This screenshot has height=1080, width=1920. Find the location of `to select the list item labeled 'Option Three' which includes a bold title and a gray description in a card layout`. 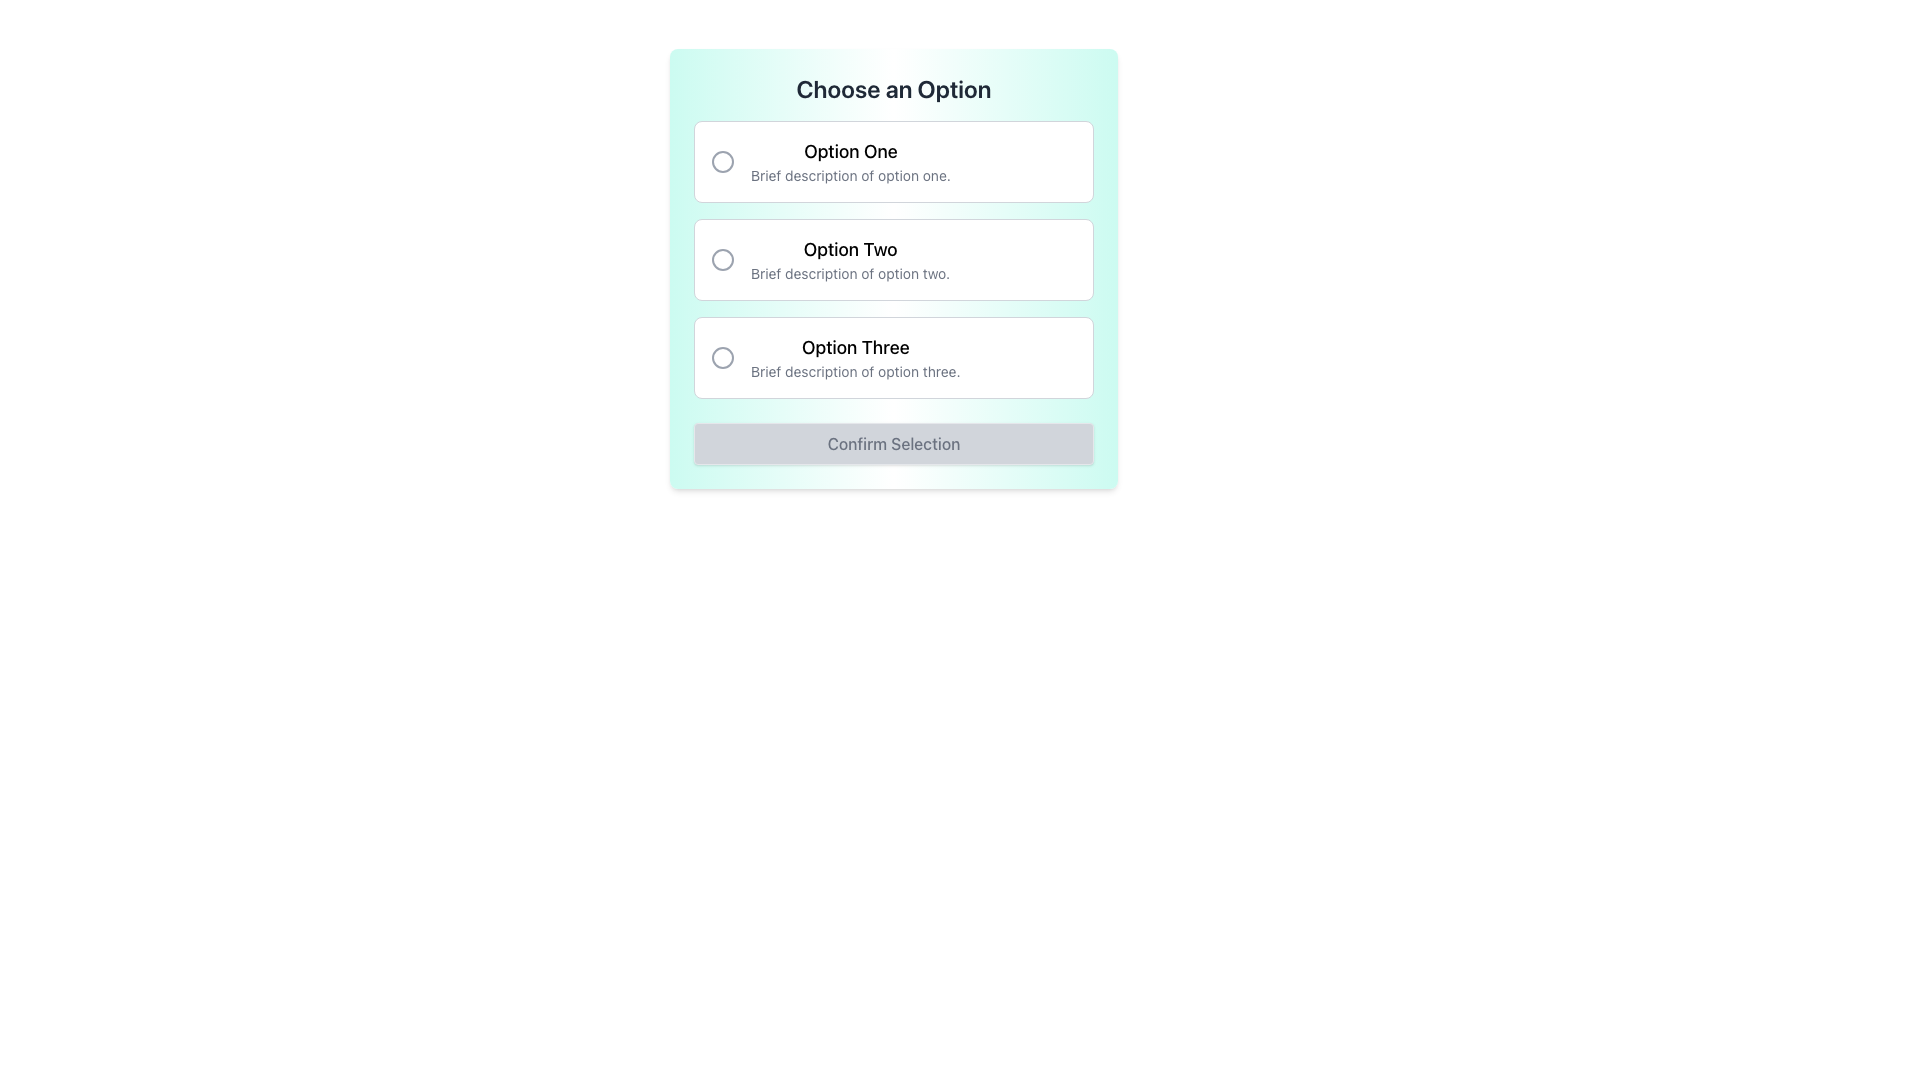

to select the list item labeled 'Option Three' which includes a bold title and a gray description in a card layout is located at coordinates (854, 357).